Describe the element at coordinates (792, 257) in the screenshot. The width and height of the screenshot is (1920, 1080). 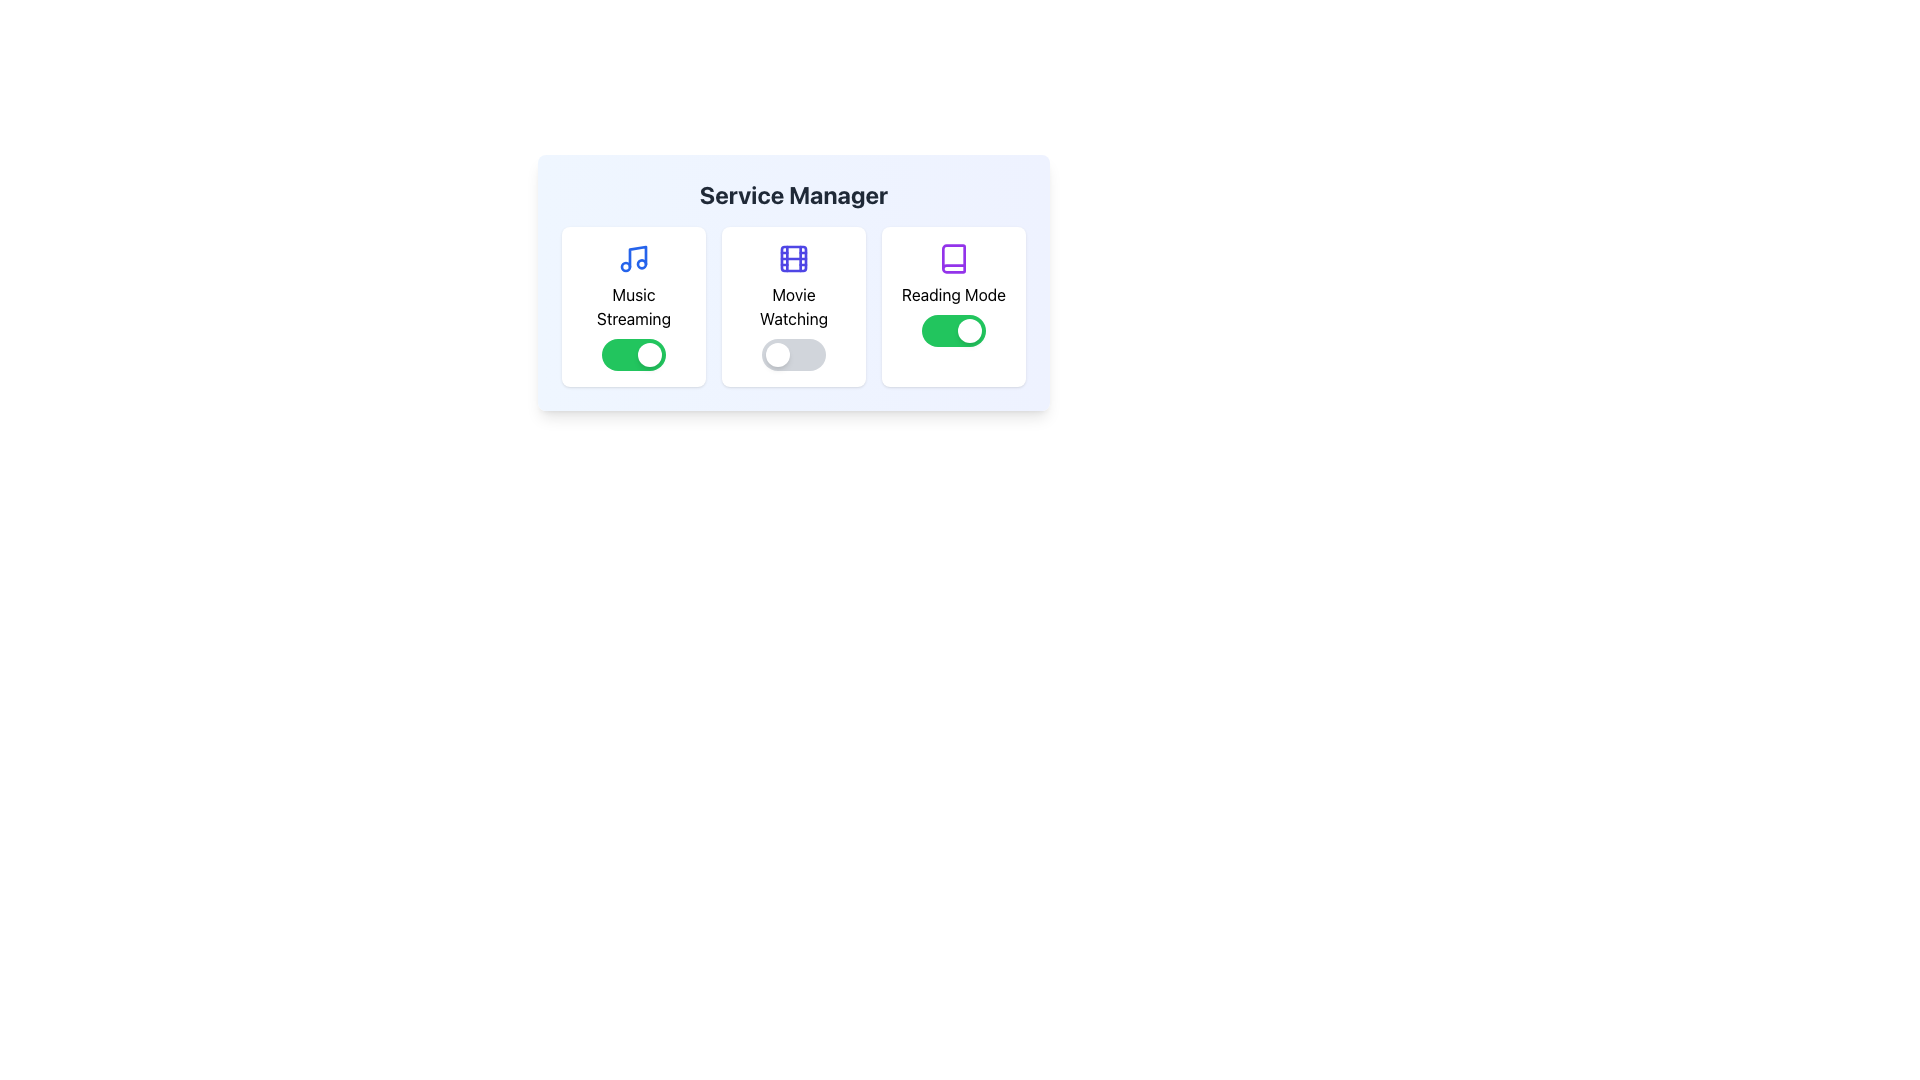
I see `the small rounded rectangle located inside the film reel icon representing 'Movie Watching' under the 'Service Manager' heading` at that location.